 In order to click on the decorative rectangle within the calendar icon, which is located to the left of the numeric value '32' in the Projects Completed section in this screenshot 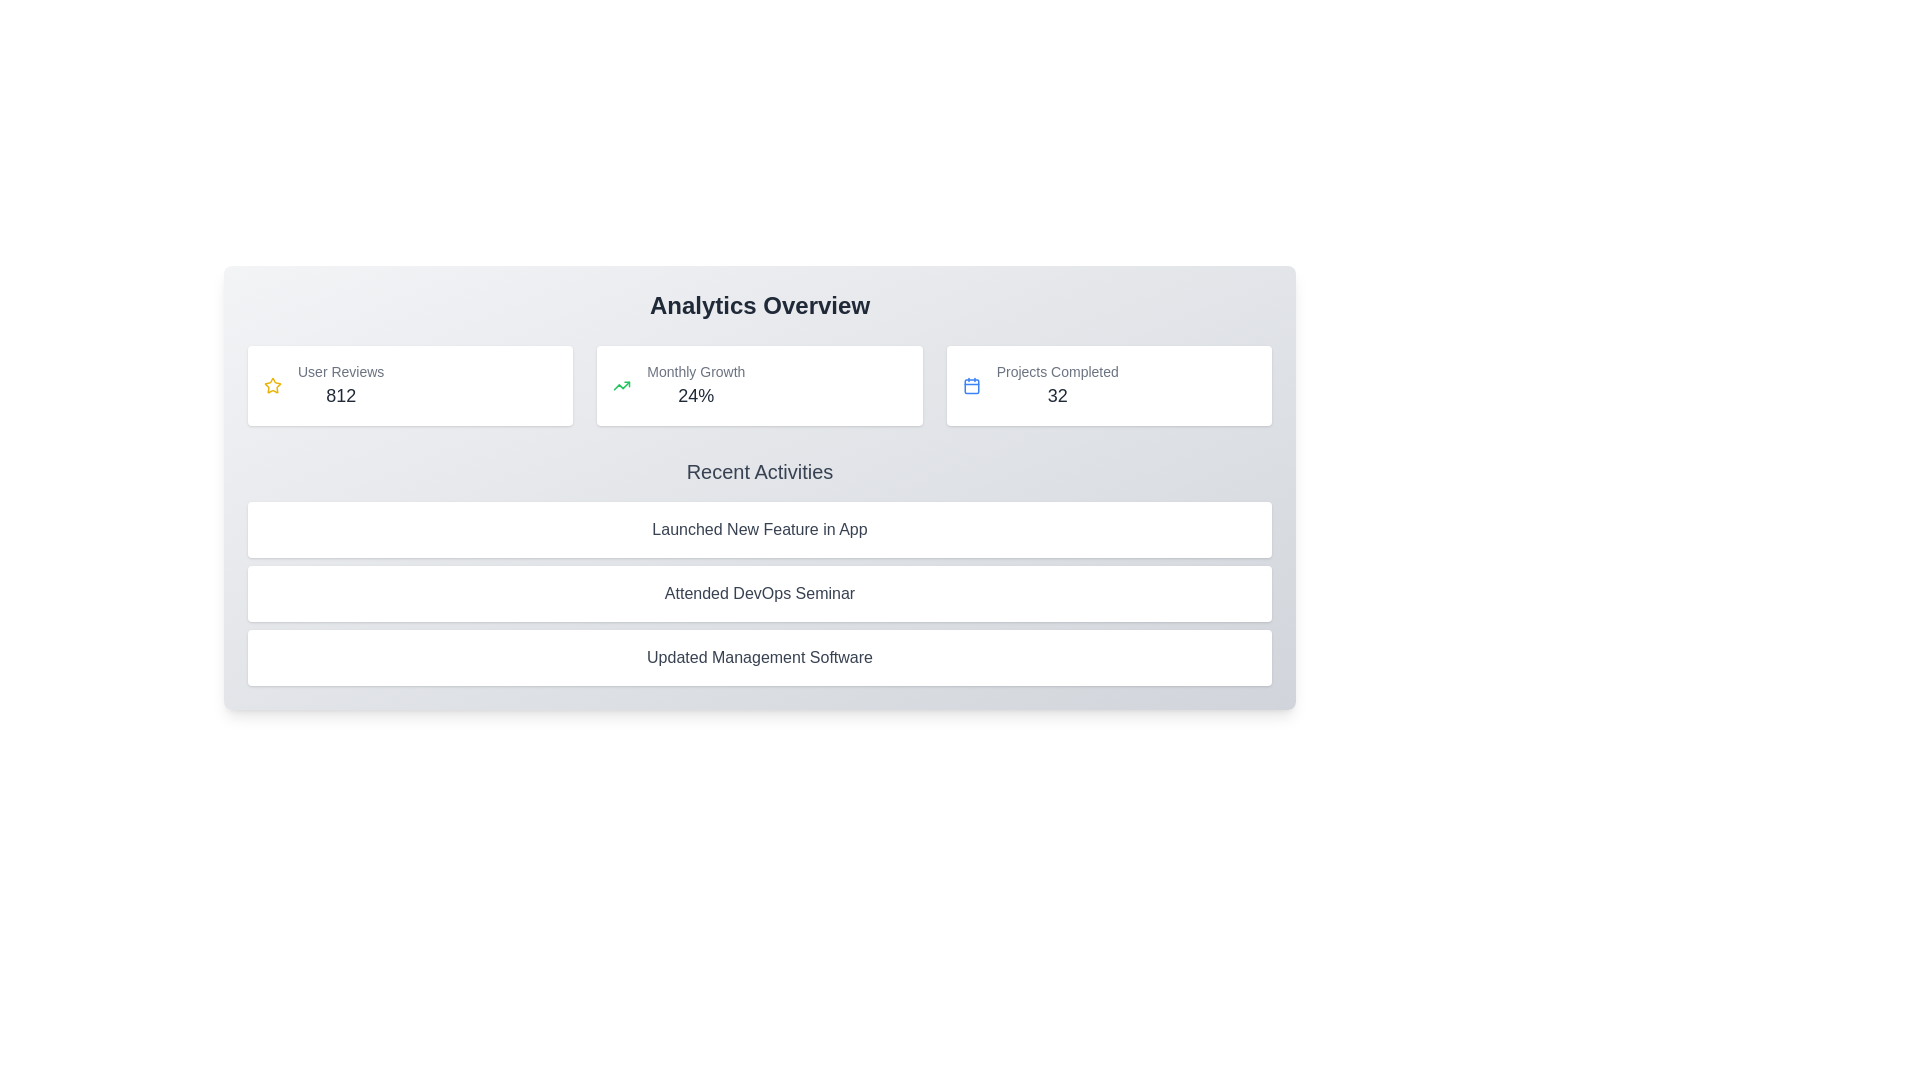, I will do `click(971, 386)`.